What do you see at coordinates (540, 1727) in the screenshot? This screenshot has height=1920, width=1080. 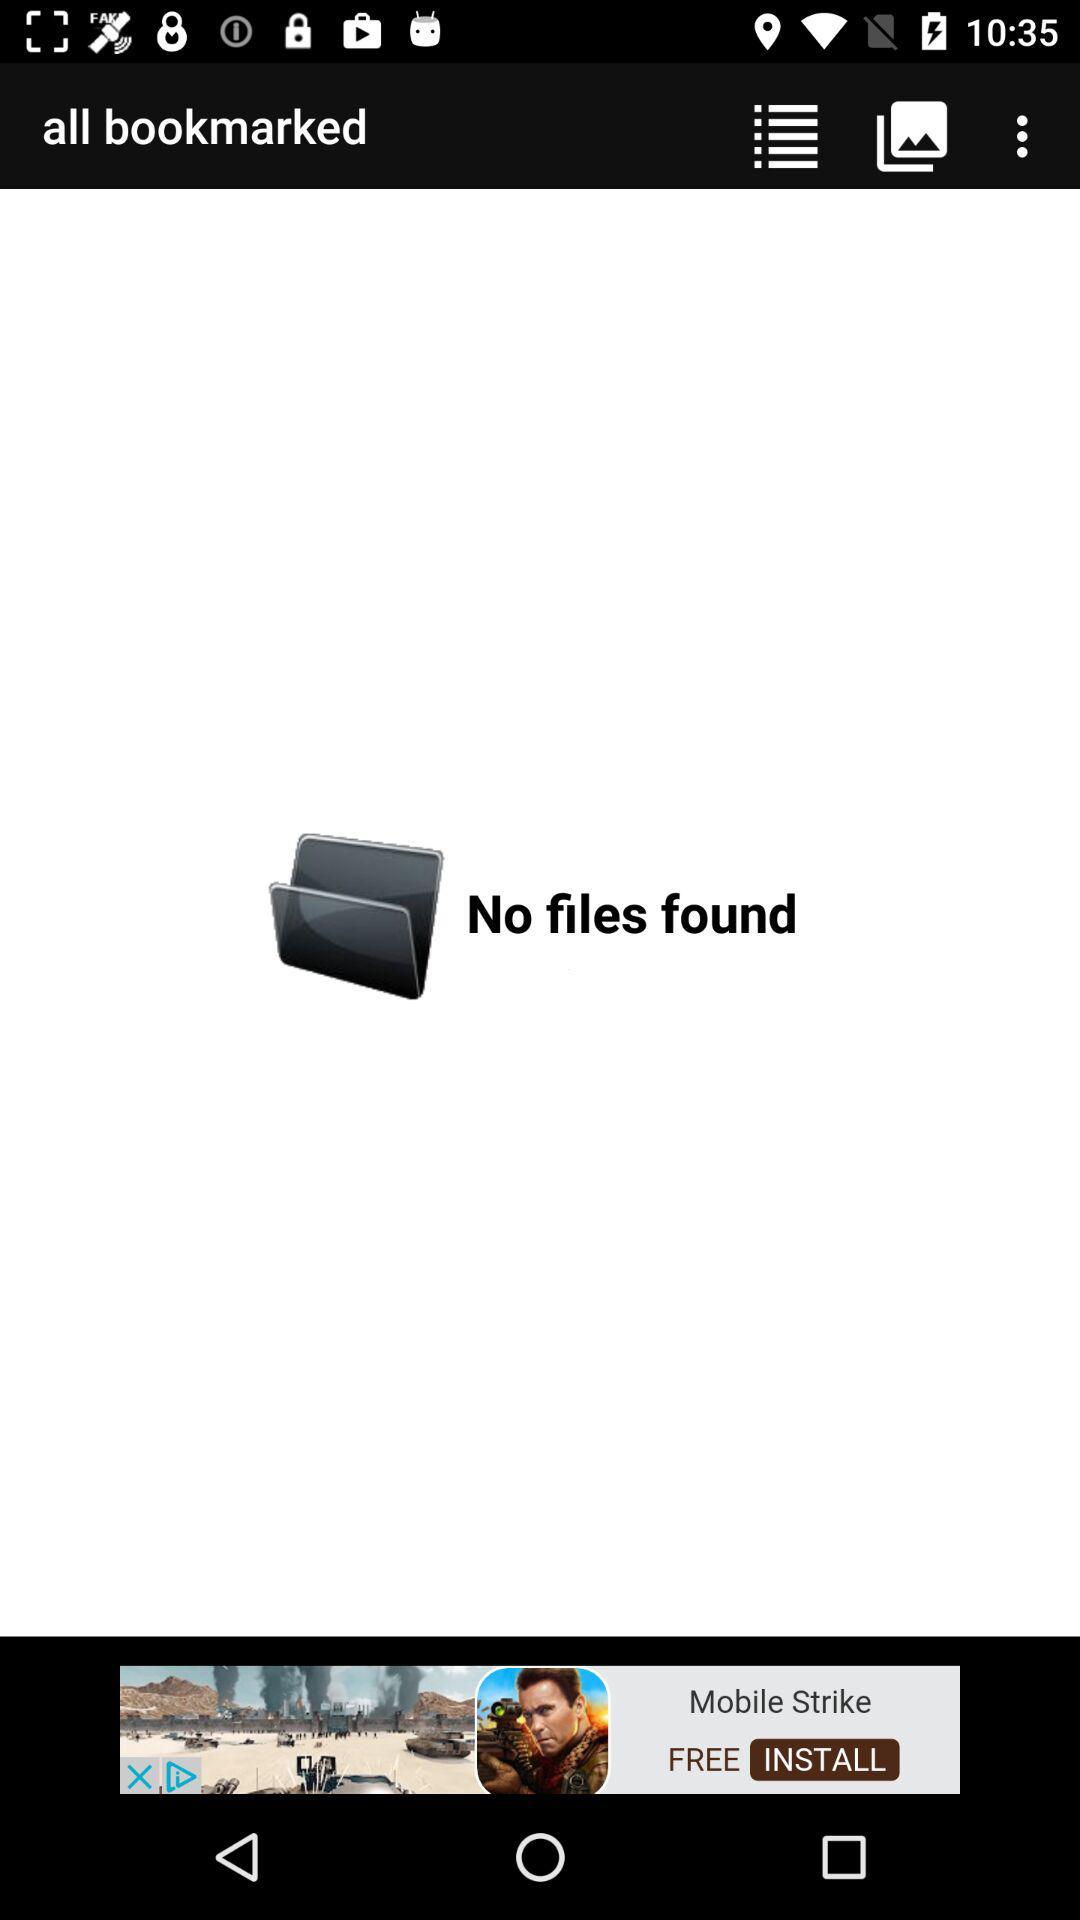 I see `advertisement` at bounding box center [540, 1727].